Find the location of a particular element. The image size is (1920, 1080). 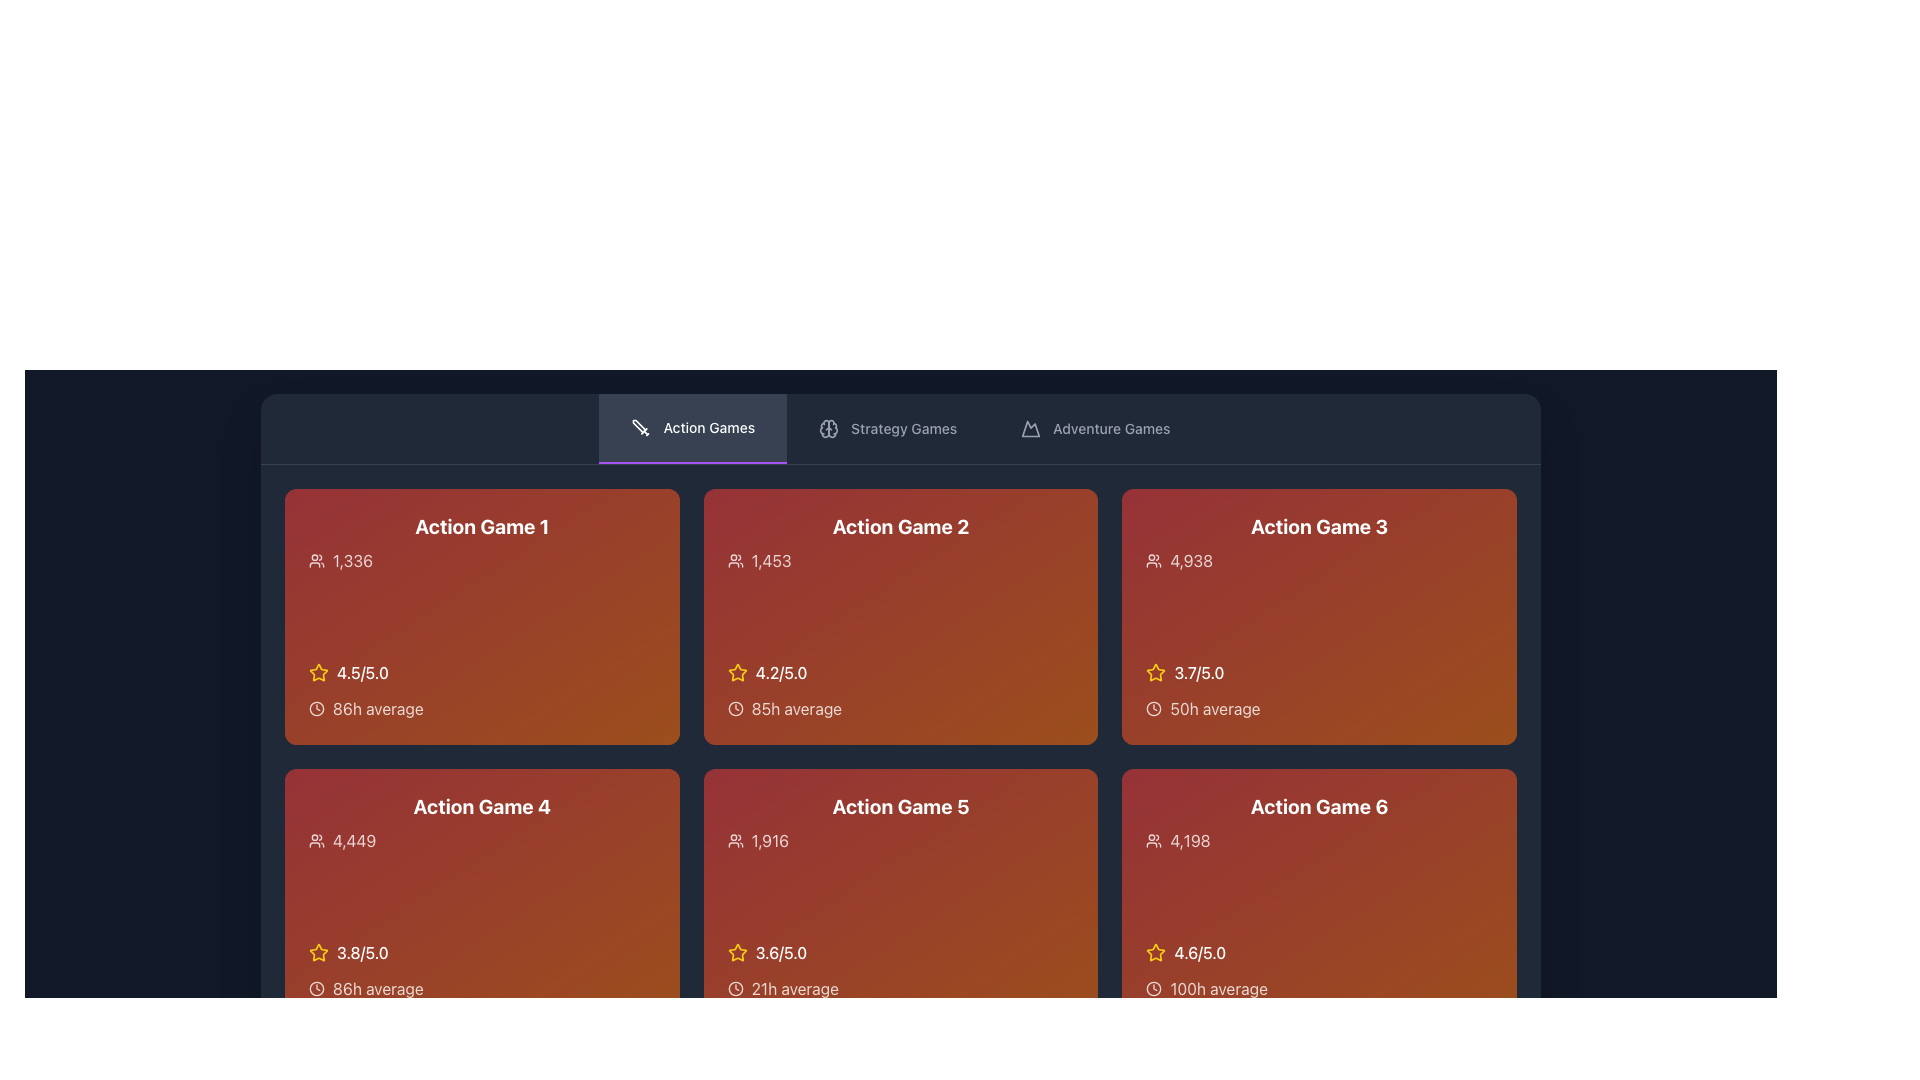

the icon indicating user count next to the text '1,453' in the card for 'Action Game 2' is located at coordinates (734, 560).